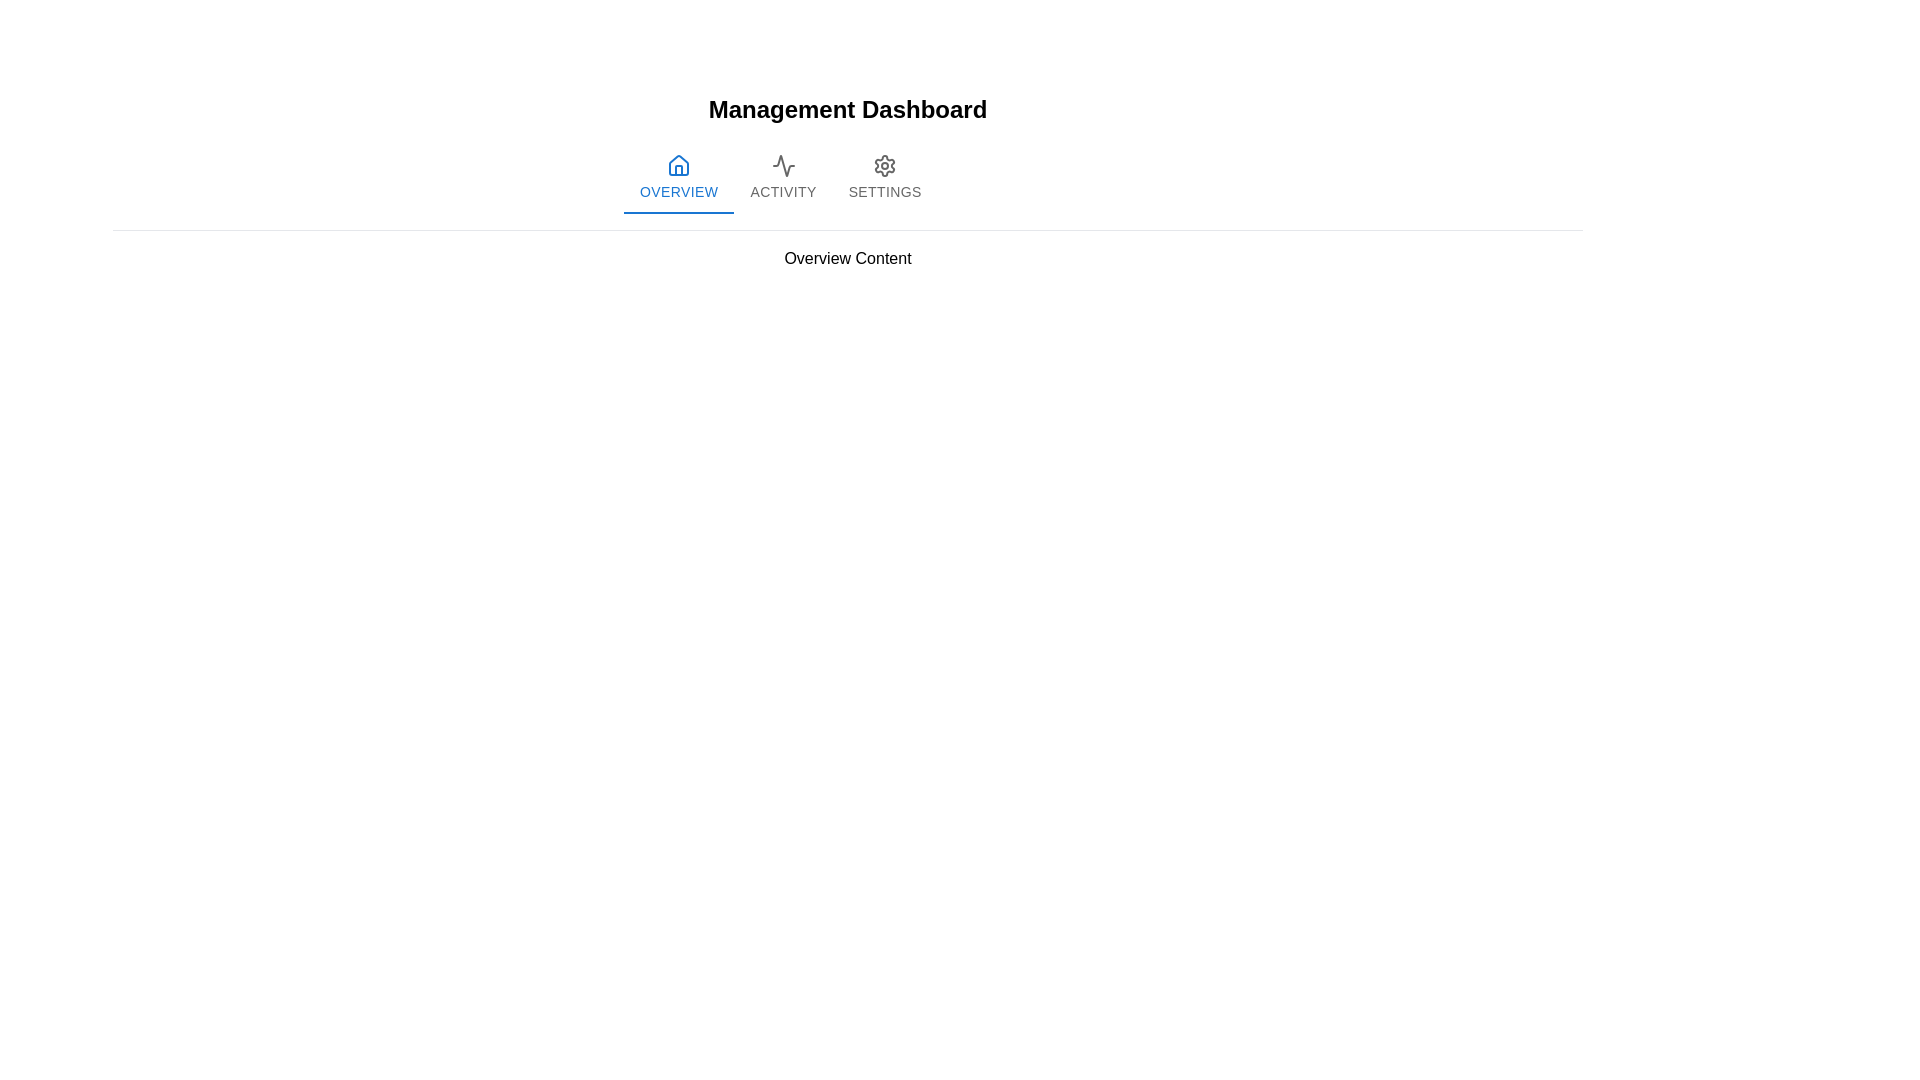 This screenshot has width=1920, height=1080. What do you see at coordinates (782, 176) in the screenshot?
I see `the 'Activity' tab in the navigation bar to switch to the Activity view` at bounding box center [782, 176].